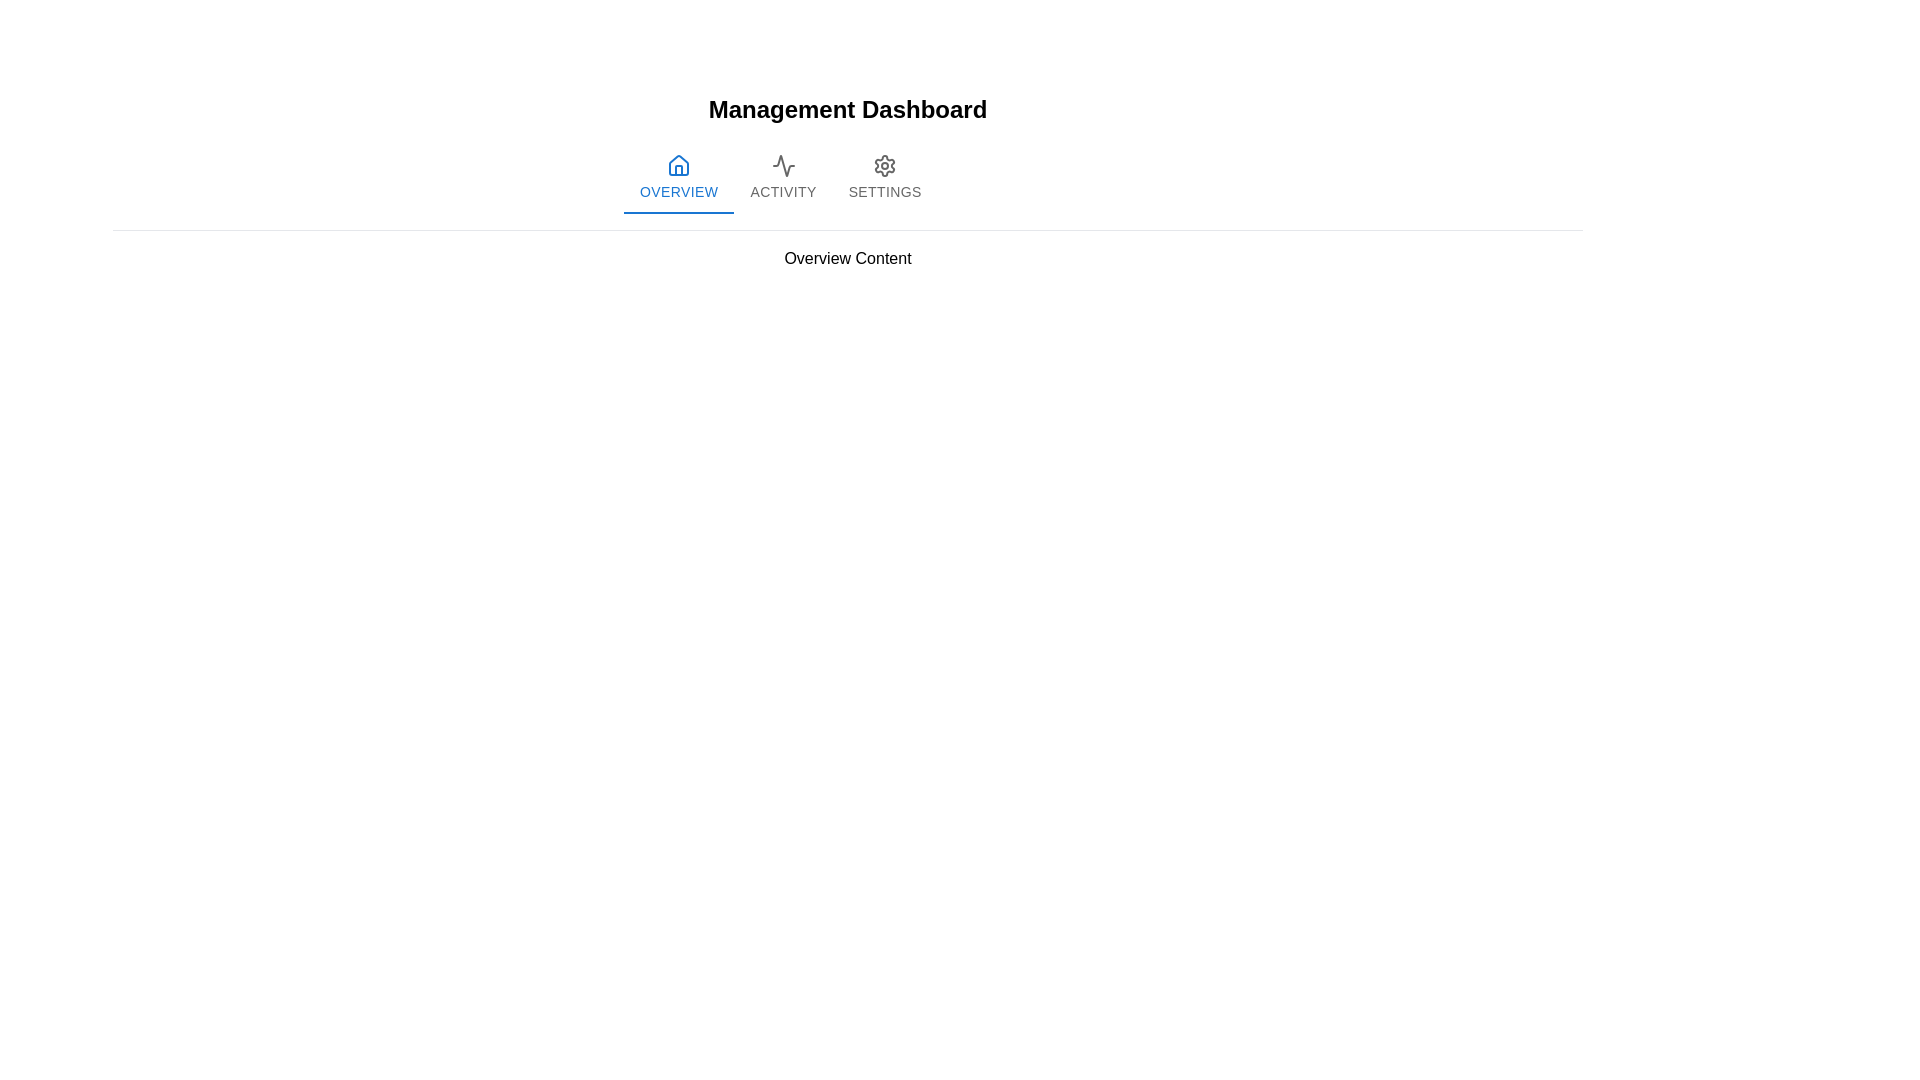 This screenshot has width=1920, height=1080. What do you see at coordinates (782, 176) in the screenshot?
I see `the 'Activity' tab in the navigation bar to switch to the Activity view` at bounding box center [782, 176].